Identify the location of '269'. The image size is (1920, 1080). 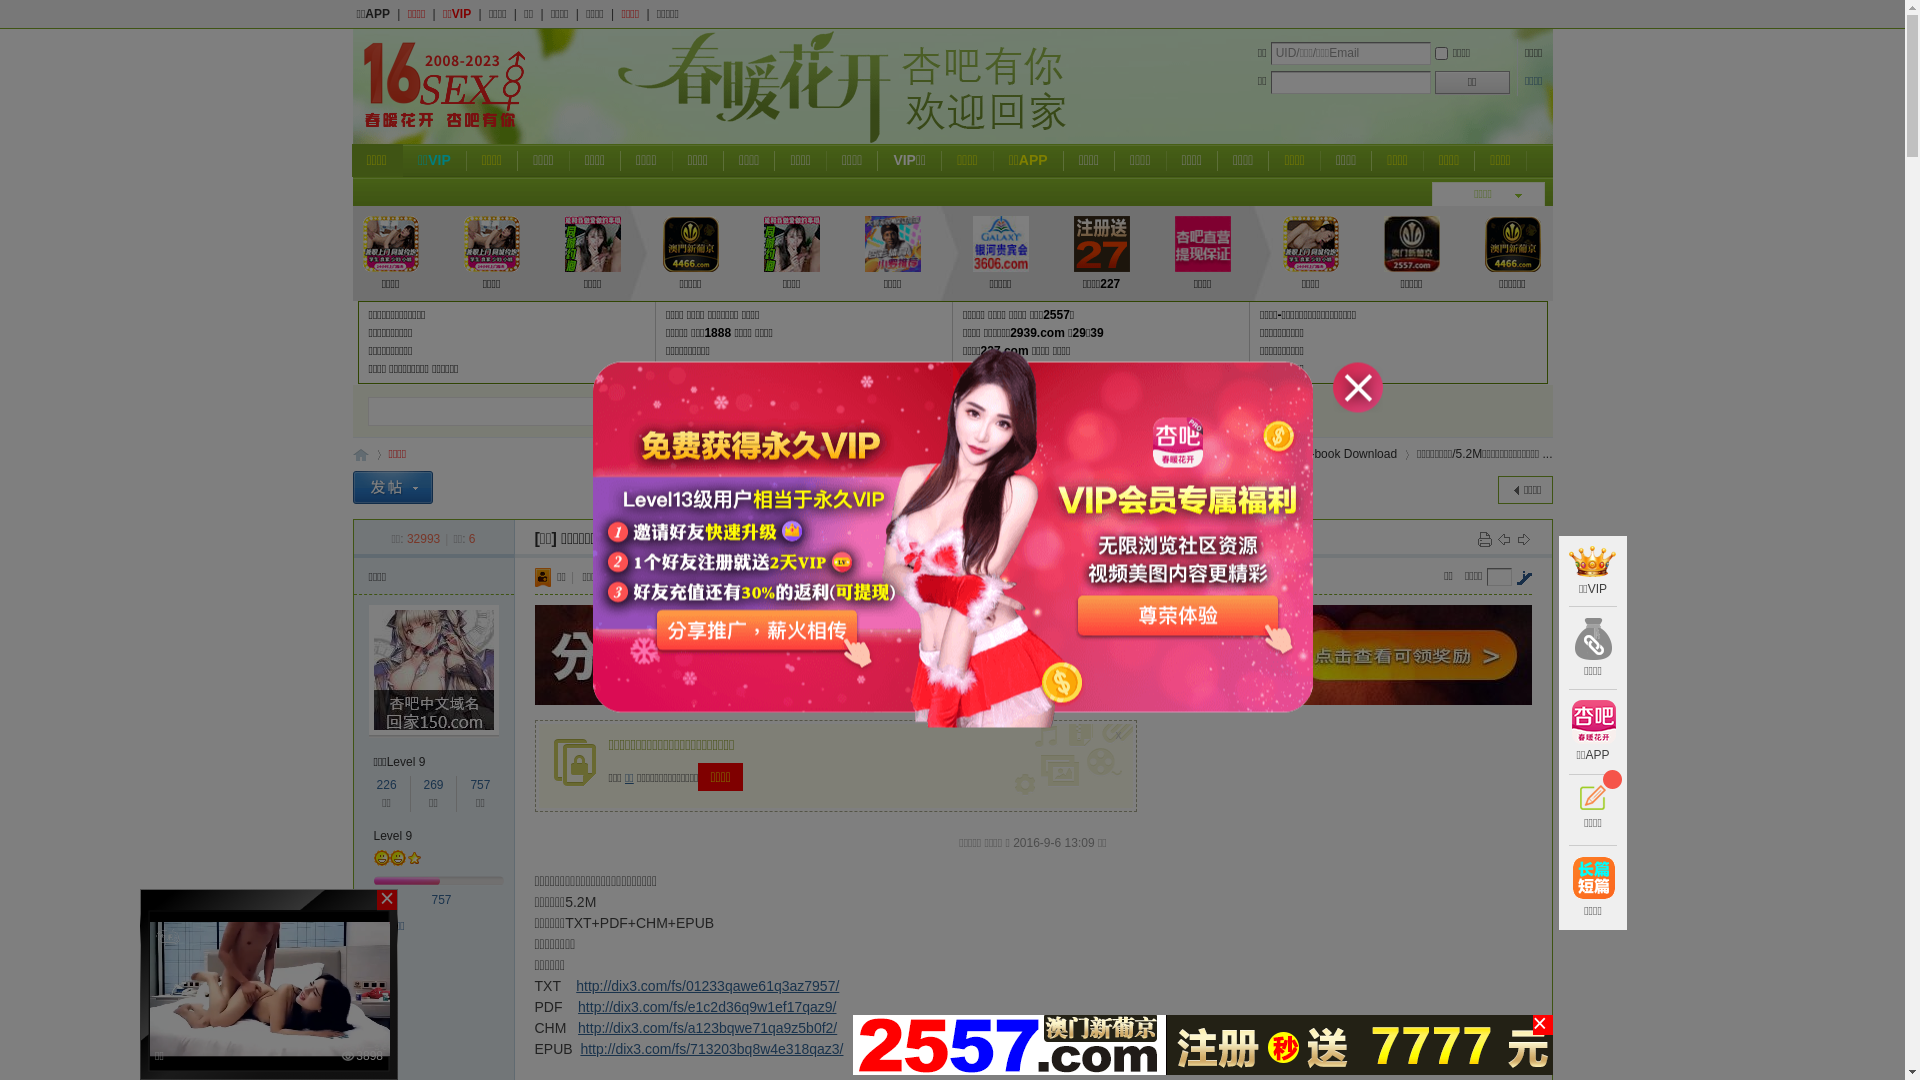
(431, 784).